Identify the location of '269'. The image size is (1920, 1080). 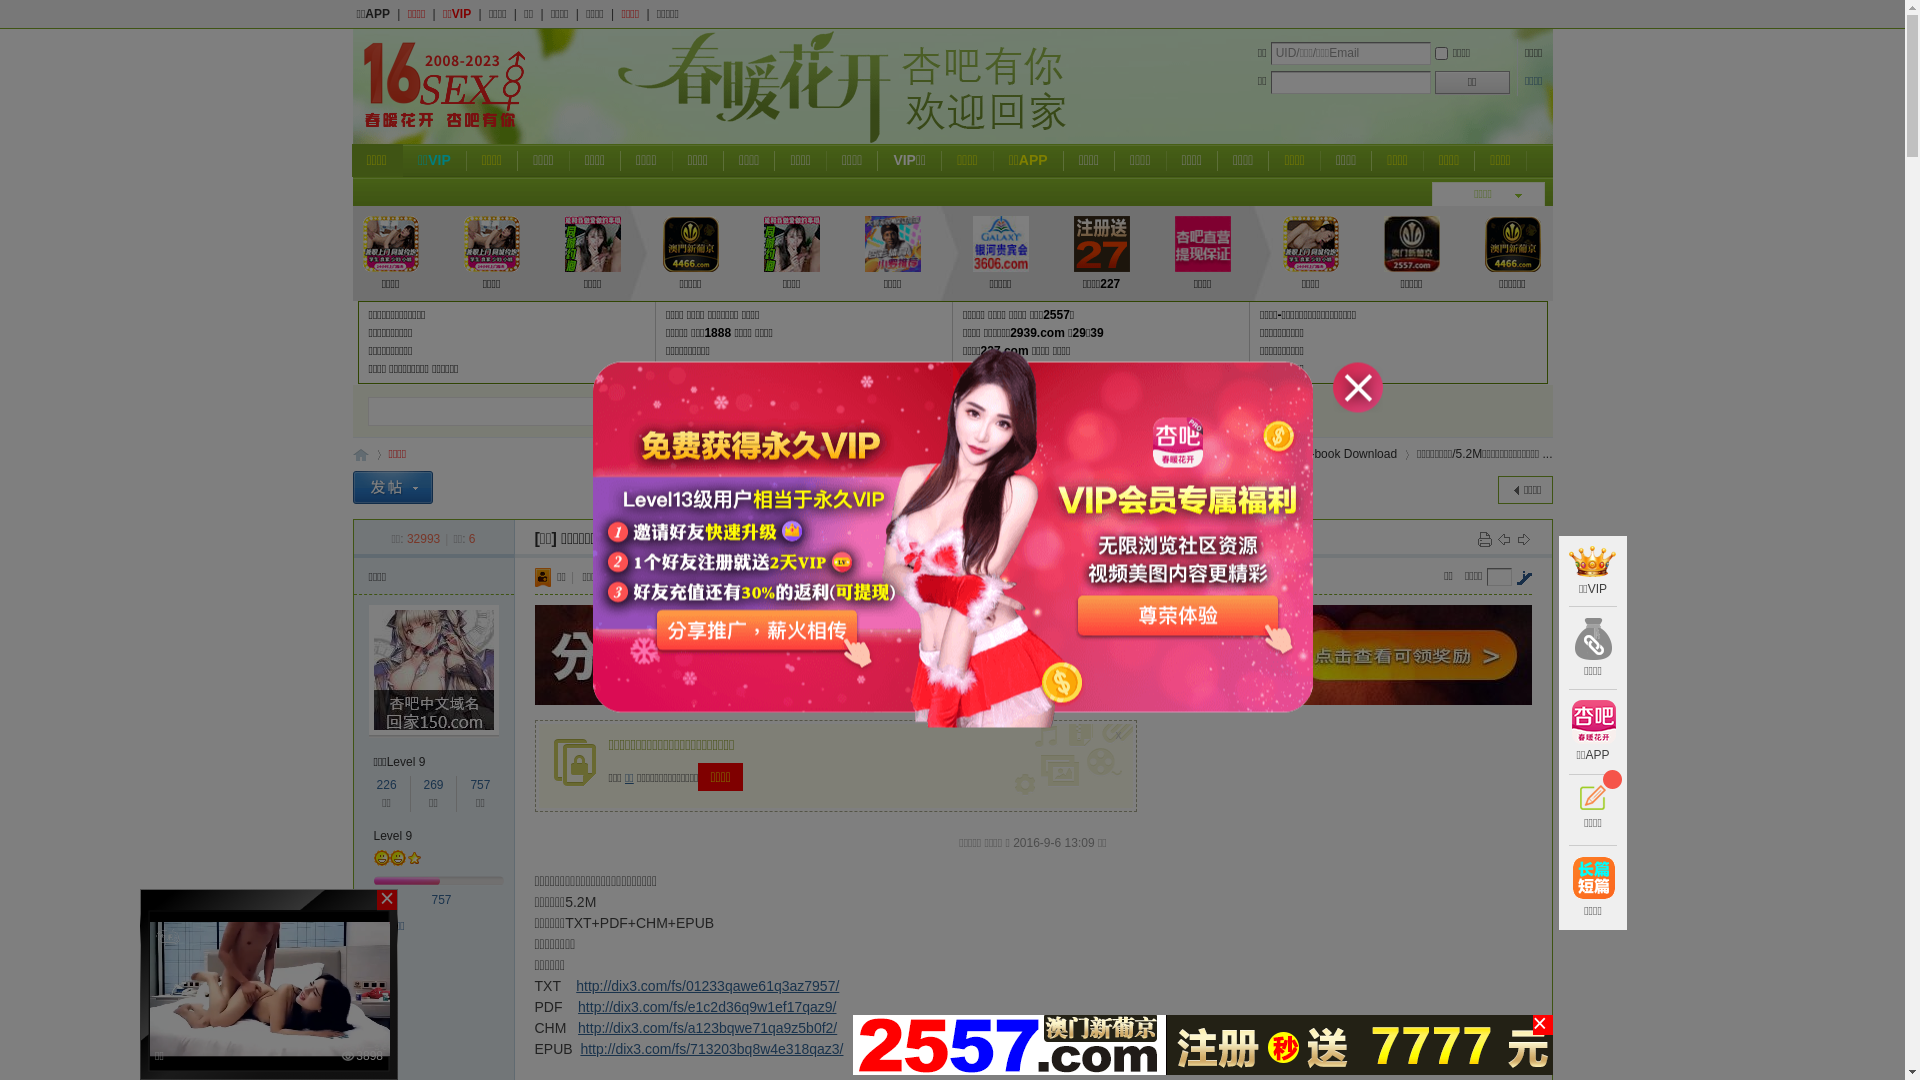
(431, 784).